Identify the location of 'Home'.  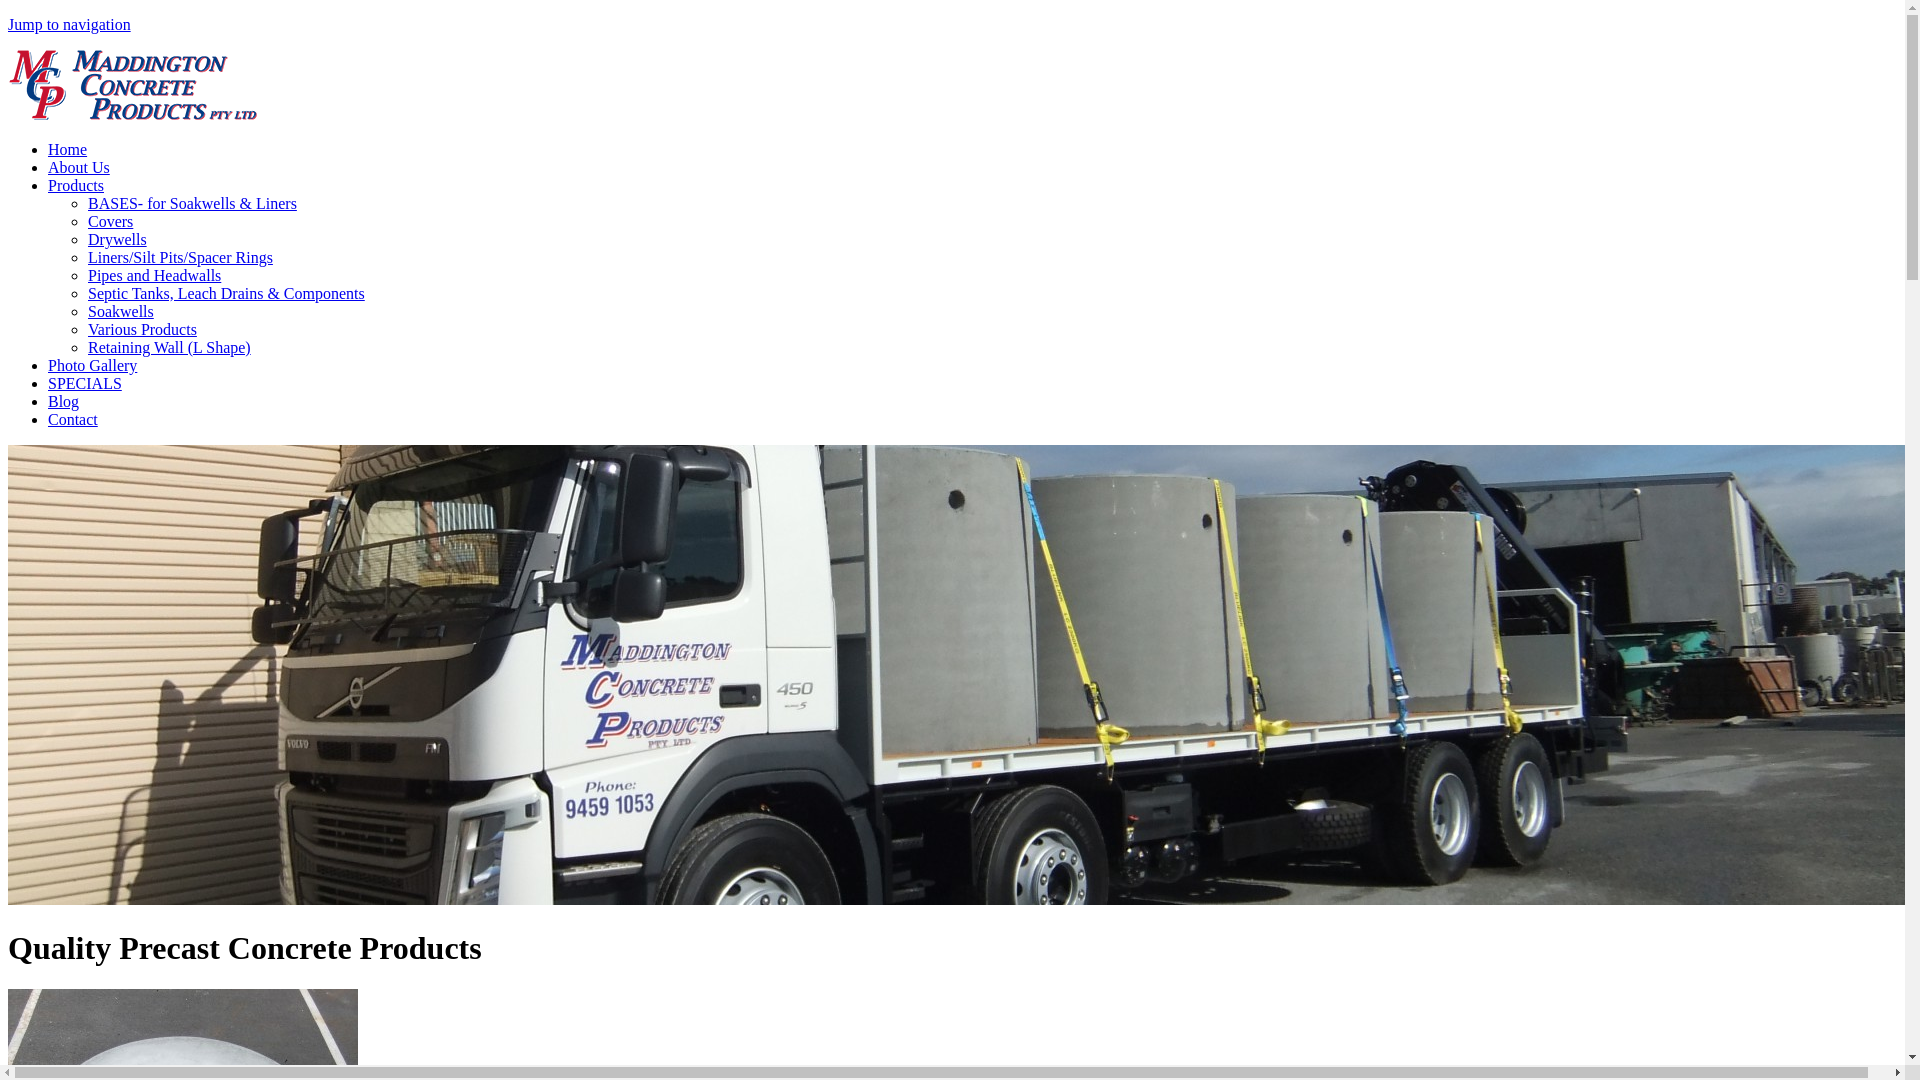
(67, 148).